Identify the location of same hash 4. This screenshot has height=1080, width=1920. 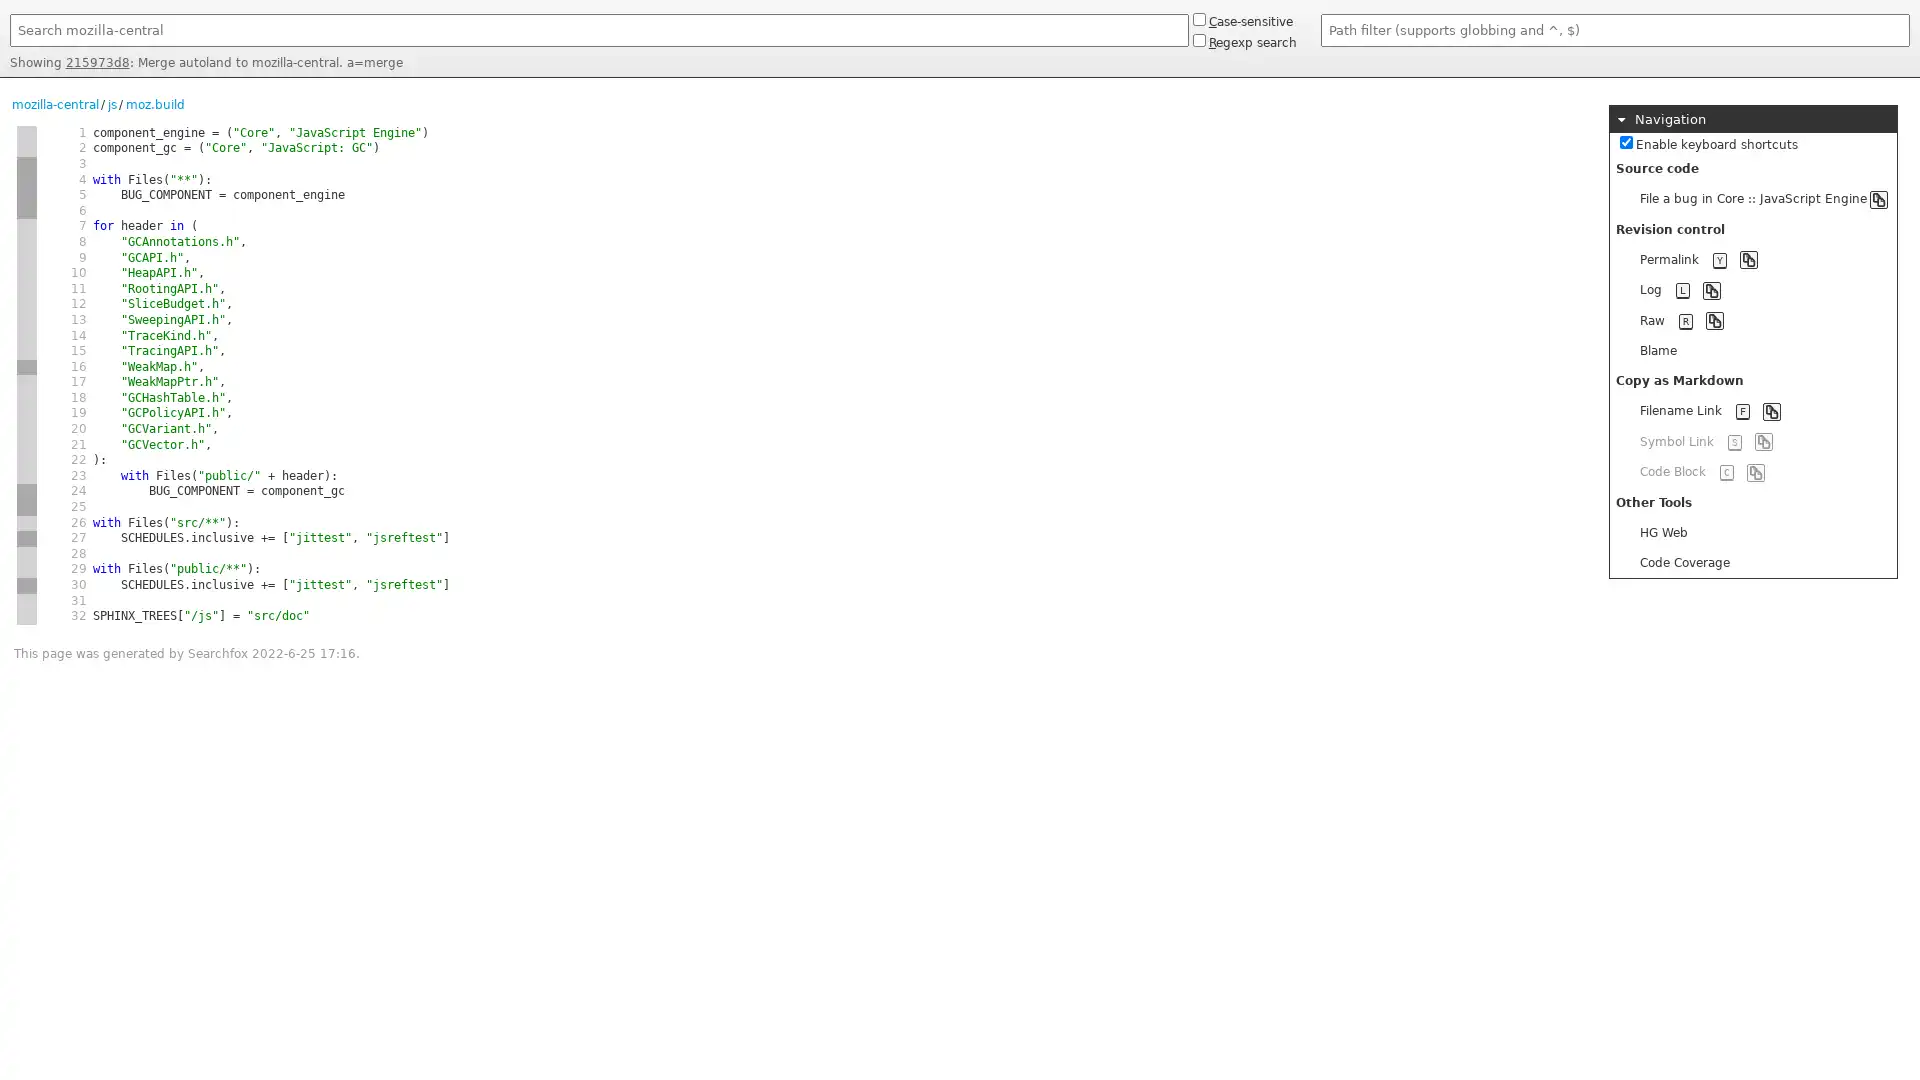
(27, 570).